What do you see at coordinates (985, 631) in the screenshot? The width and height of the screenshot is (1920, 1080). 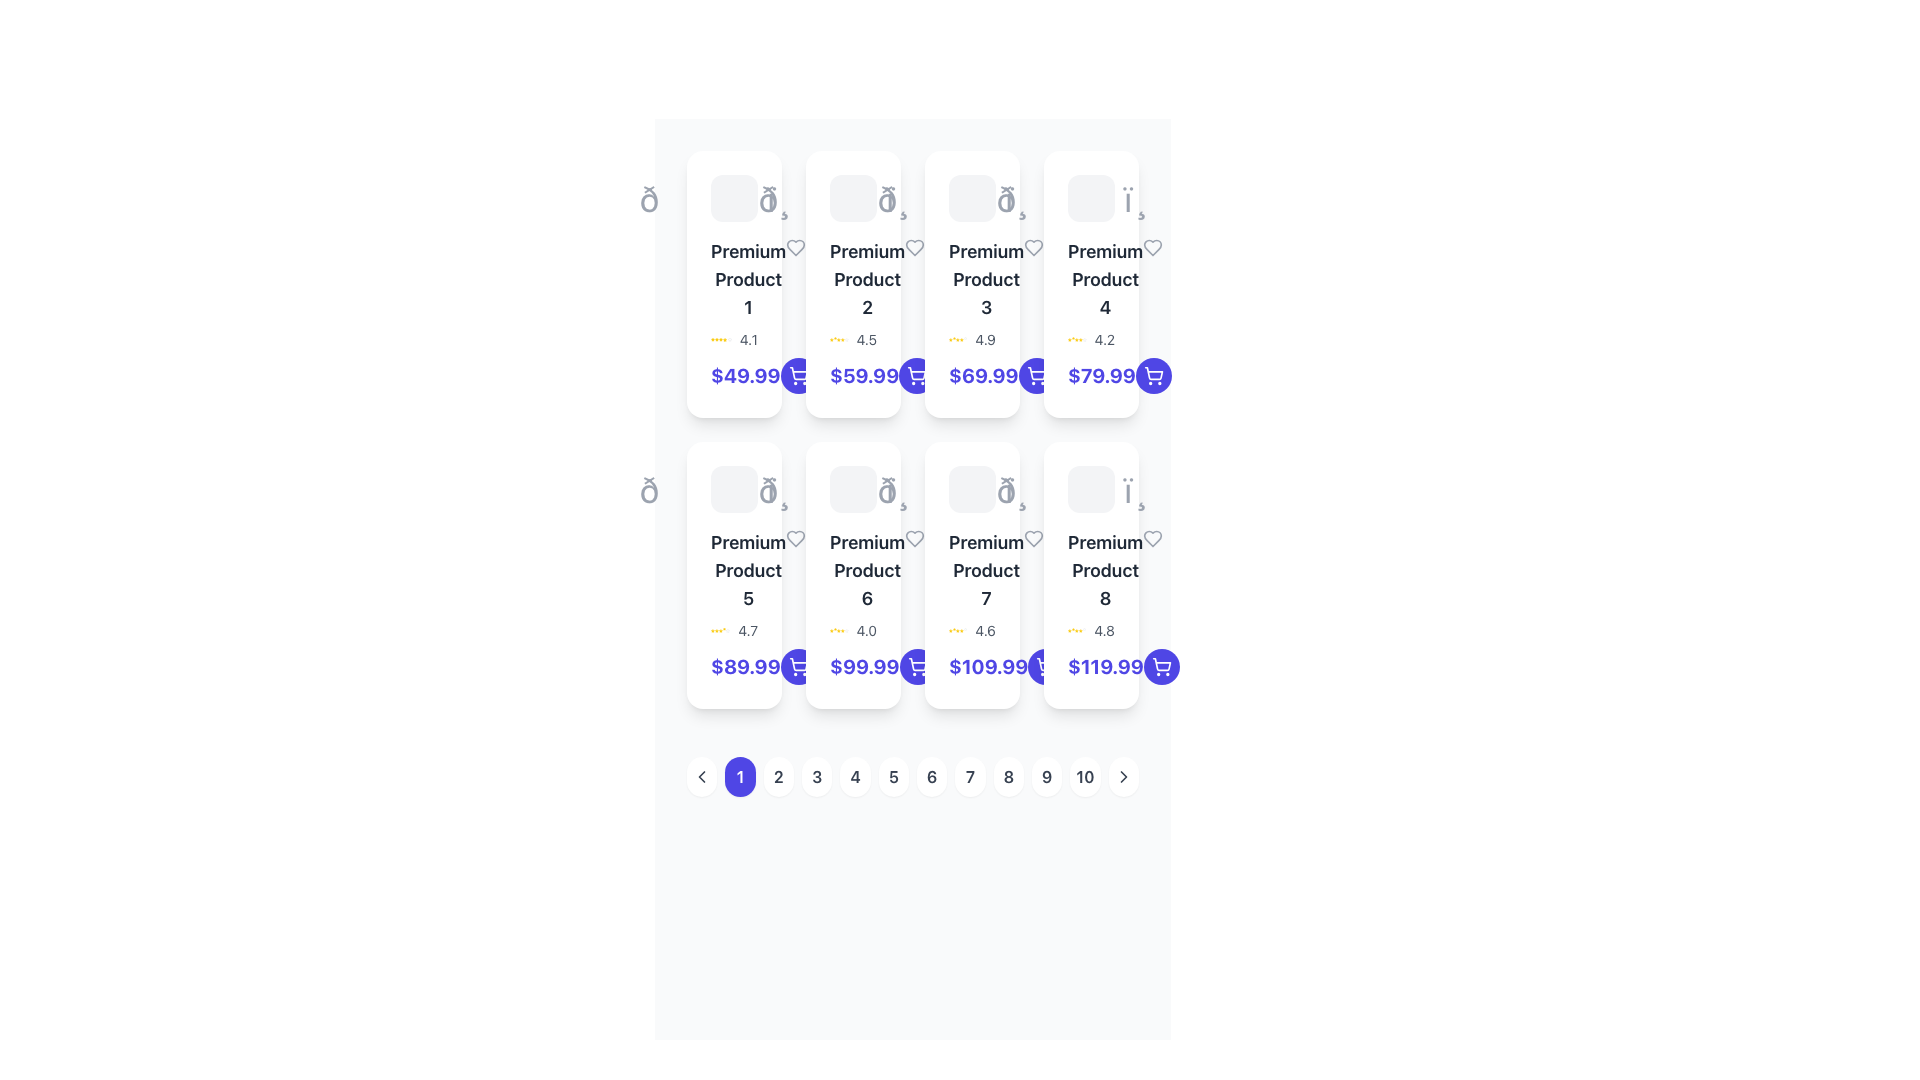 I see `the text '4.6' which indicates the aggregate rating score for the product 'Premium Product 7' to read the rating` at bounding box center [985, 631].